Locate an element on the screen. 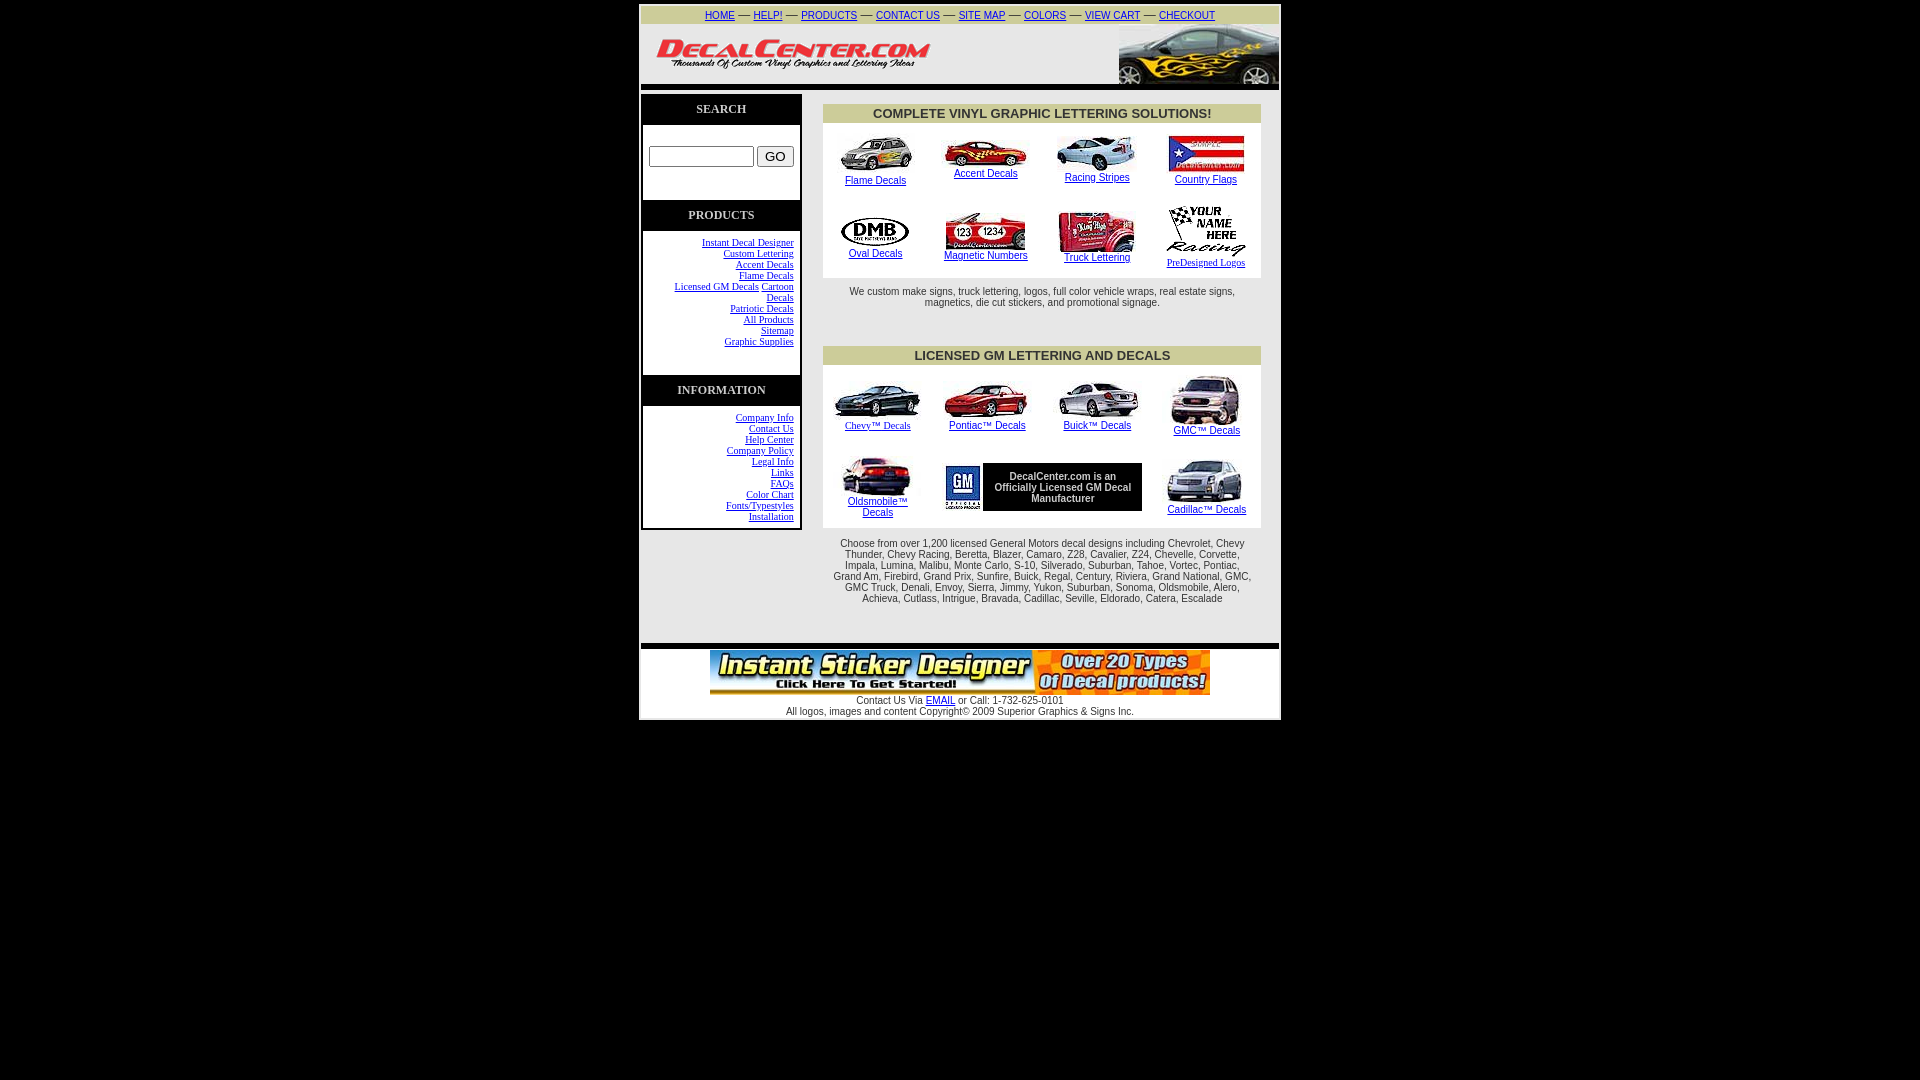 Image resolution: width=1920 pixels, height=1080 pixels. 'Magnetic Numbers' is located at coordinates (985, 254).